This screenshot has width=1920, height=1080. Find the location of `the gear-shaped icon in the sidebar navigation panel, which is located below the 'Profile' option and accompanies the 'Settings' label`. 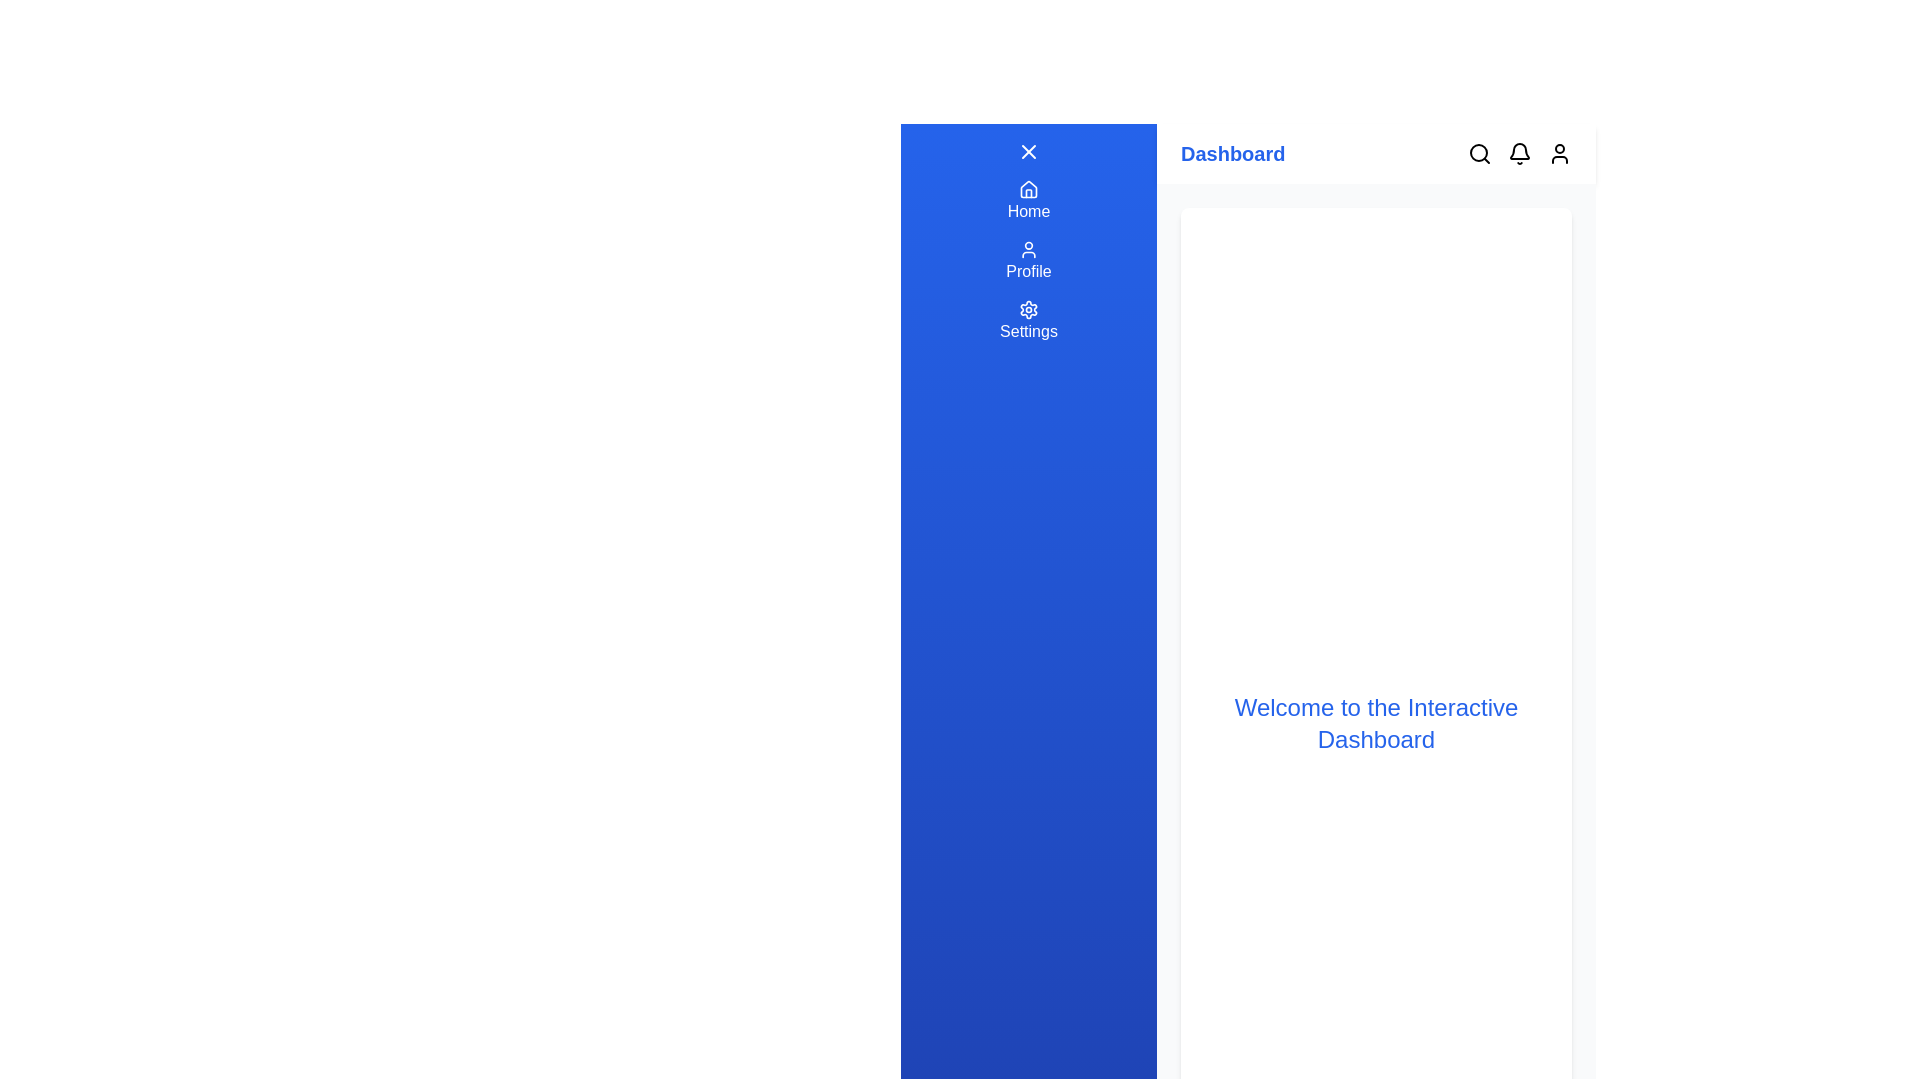

the gear-shaped icon in the sidebar navigation panel, which is located below the 'Profile' option and accompanies the 'Settings' label is located at coordinates (1028, 309).